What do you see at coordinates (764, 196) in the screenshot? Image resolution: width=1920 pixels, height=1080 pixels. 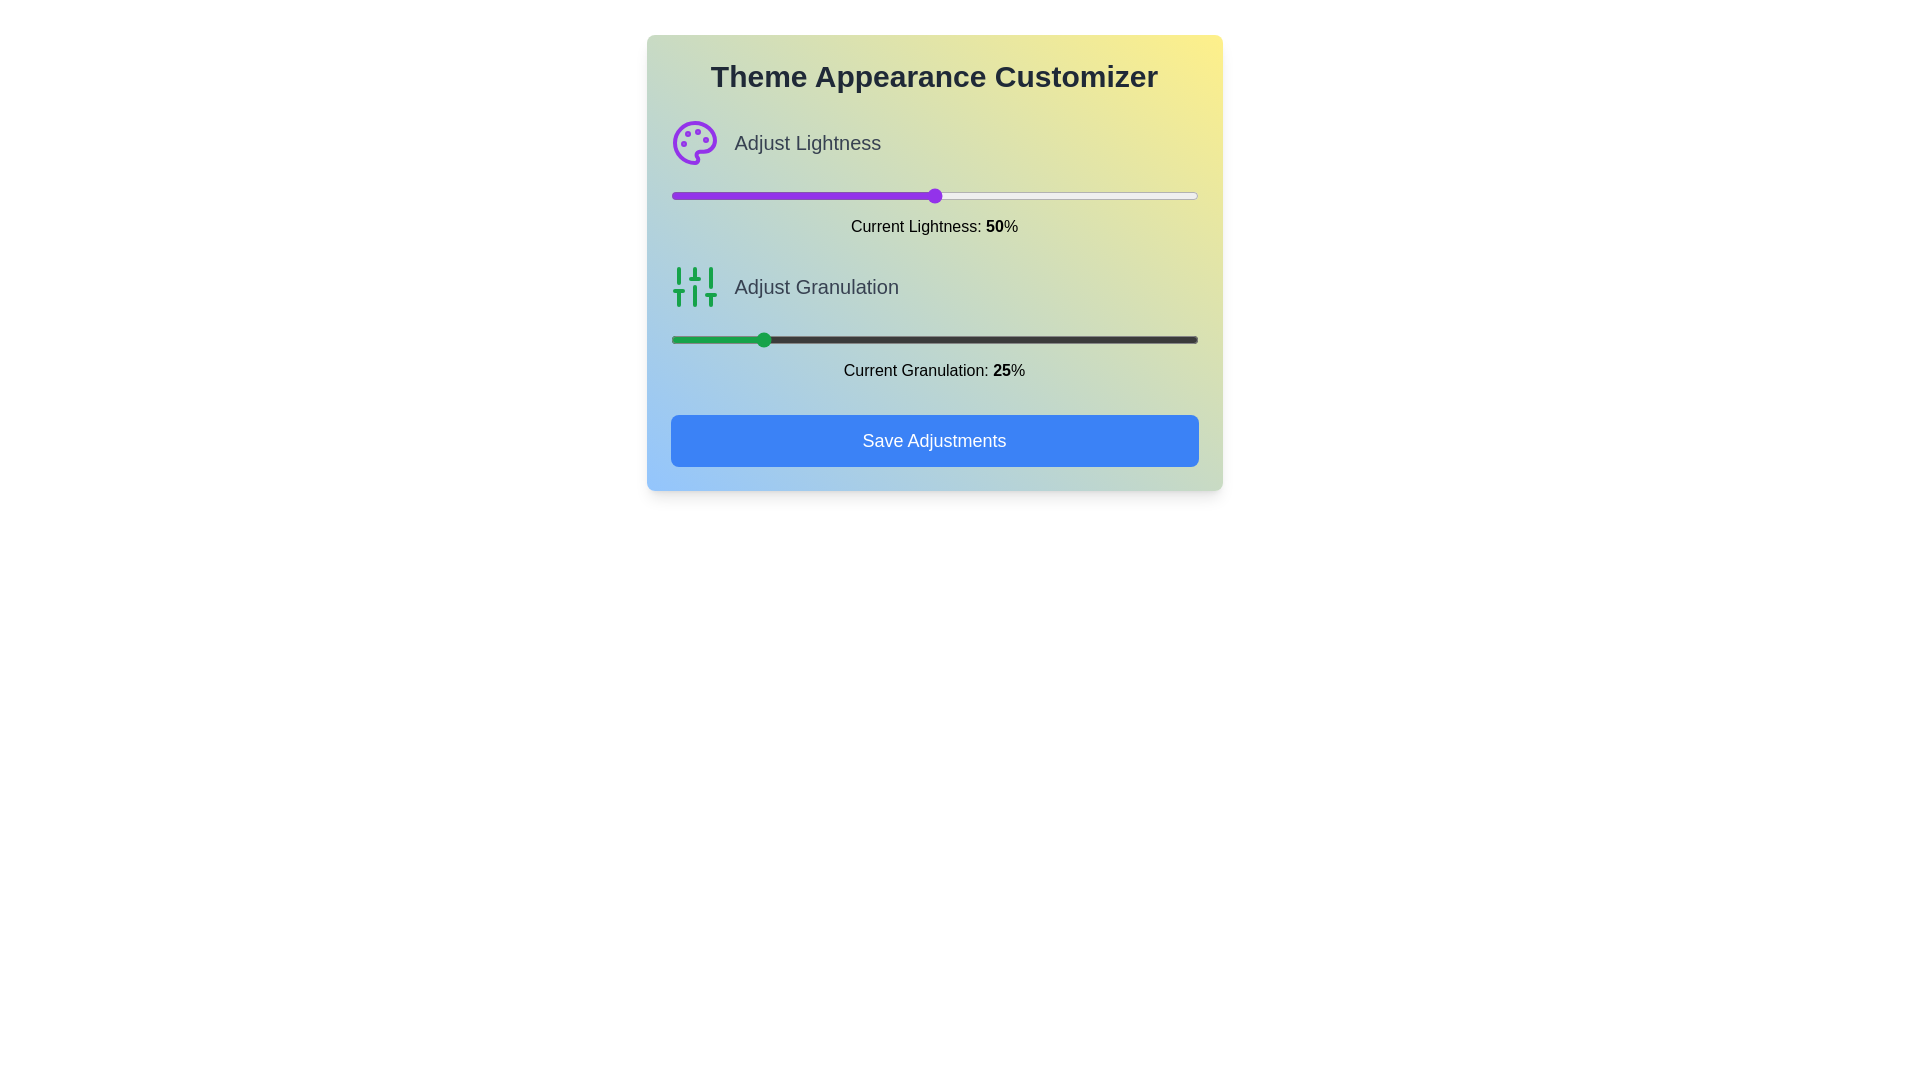 I see `the lightness slider to 18%` at bounding box center [764, 196].